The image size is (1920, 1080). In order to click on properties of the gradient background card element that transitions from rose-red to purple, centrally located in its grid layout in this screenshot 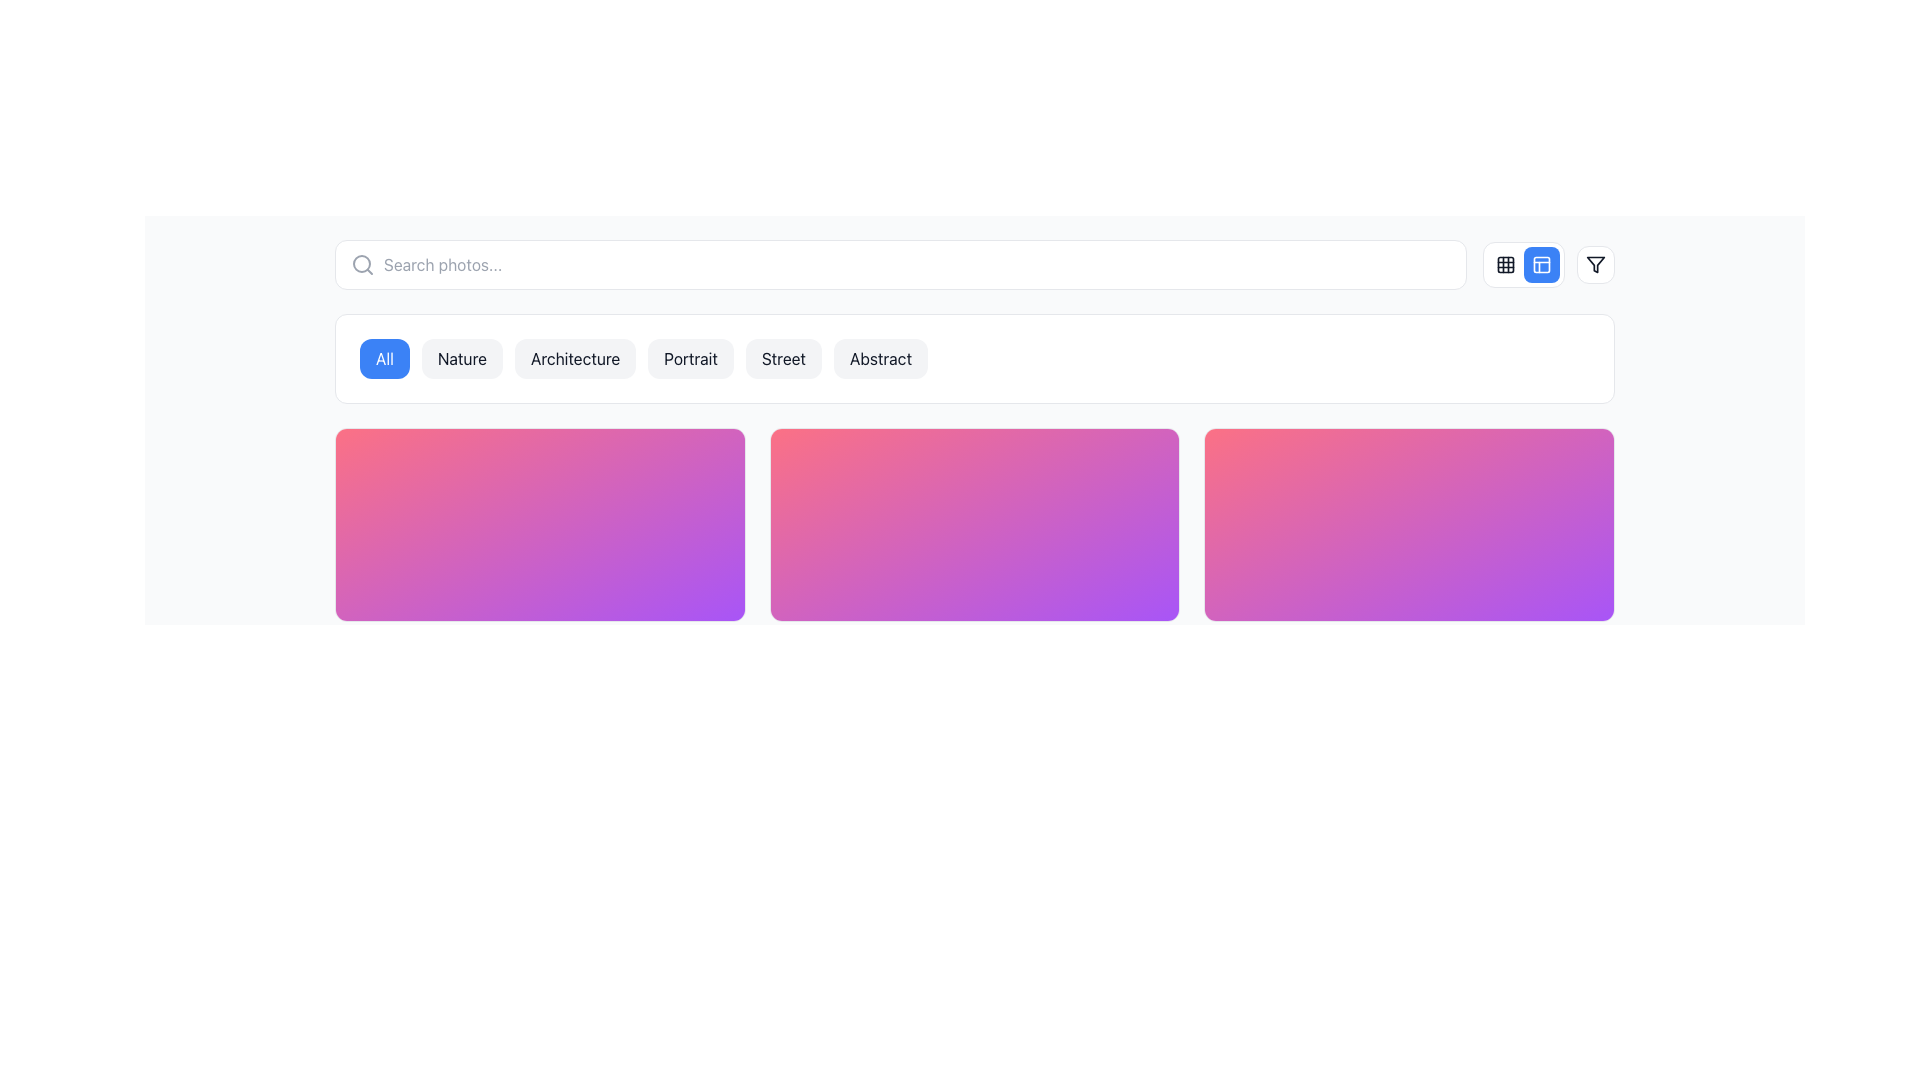, I will do `click(974, 523)`.